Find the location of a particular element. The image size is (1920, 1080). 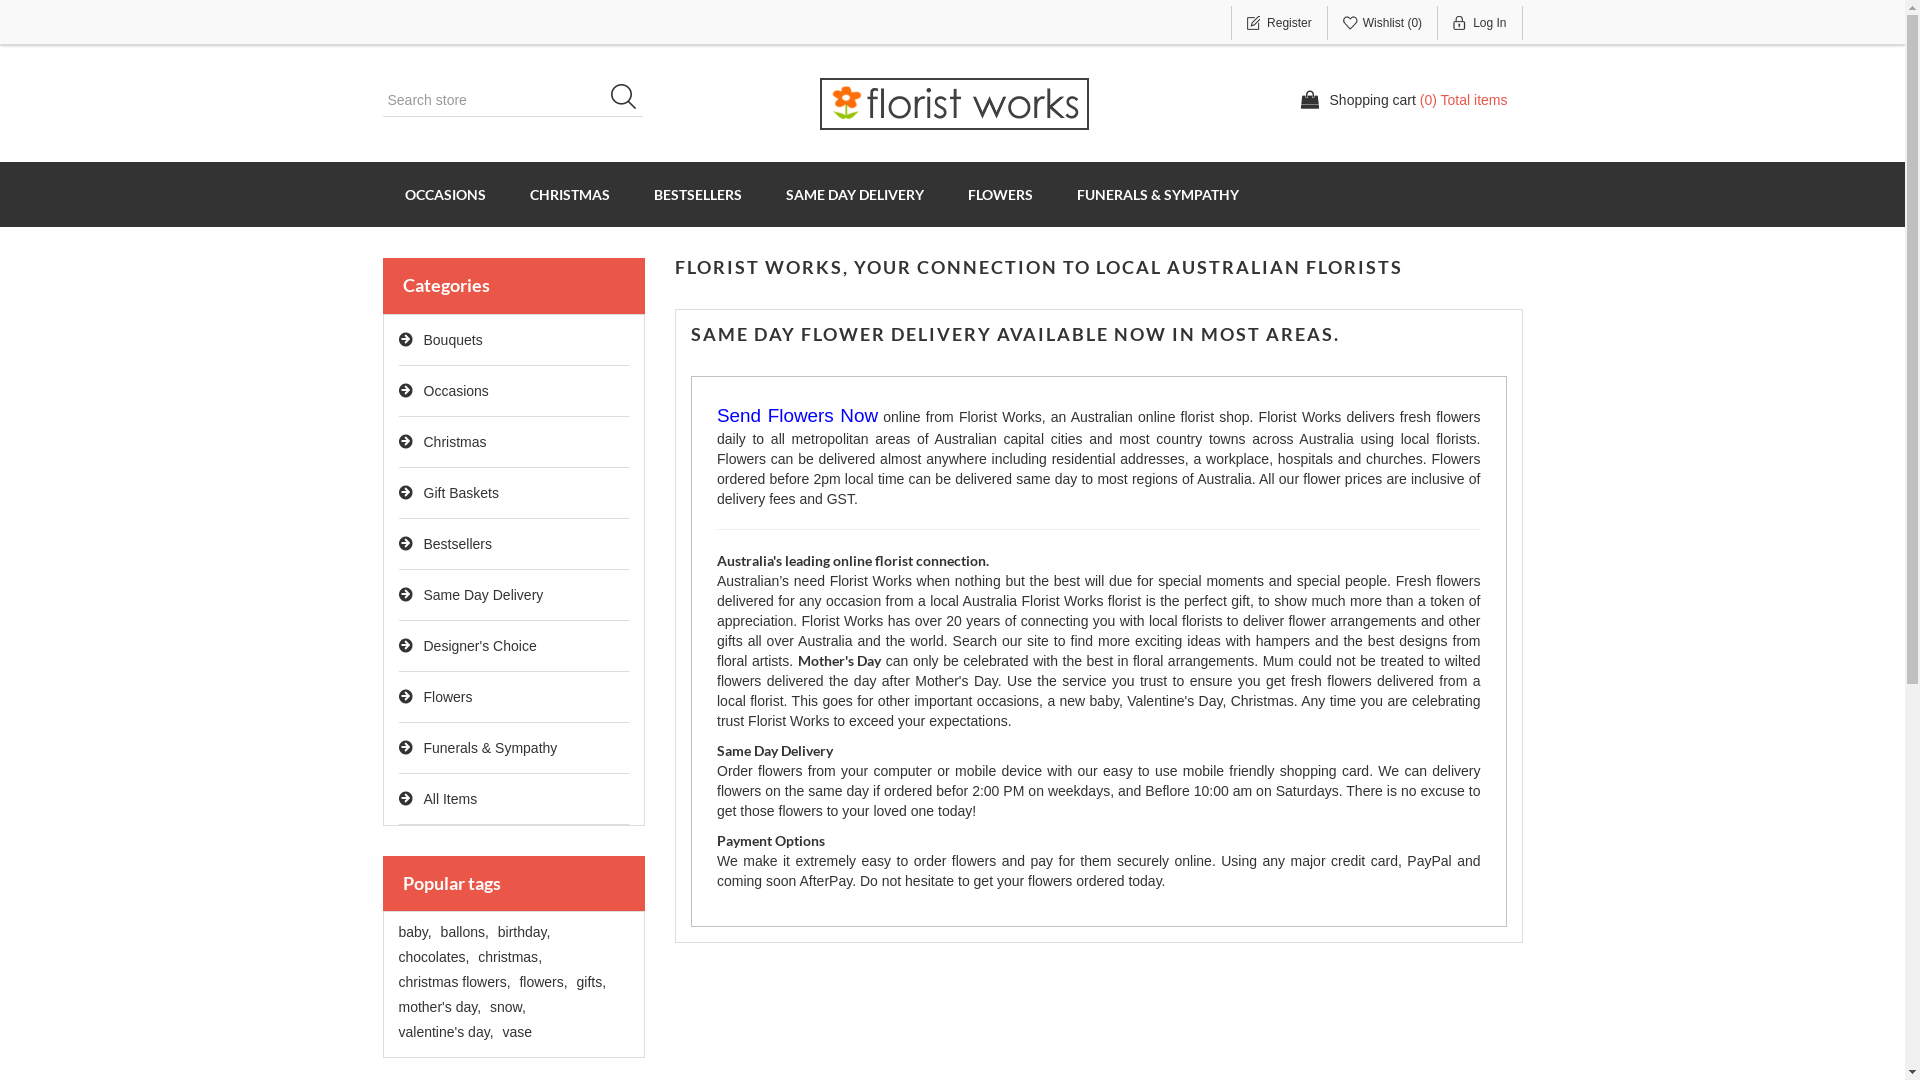

'christmas,' is located at coordinates (509, 955).